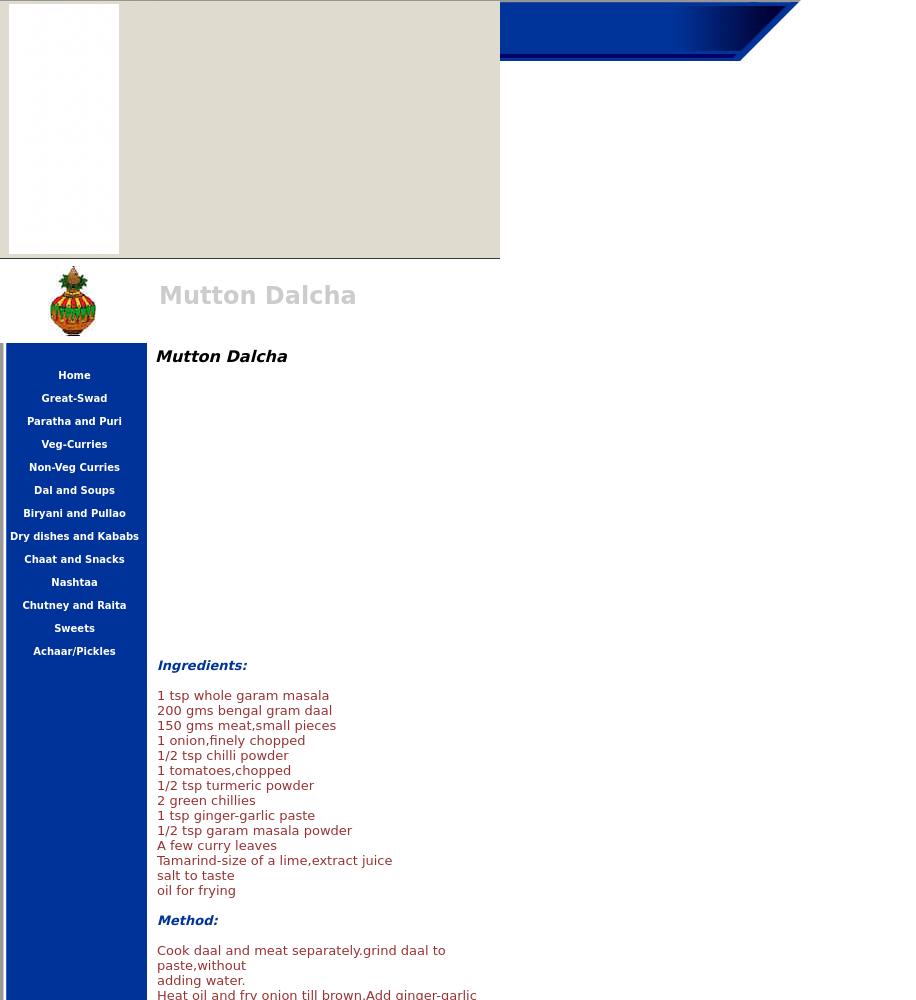  What do you see at coordinates (157, 859) in the screenshot?
I see `'Tamarind-size of a lime,extract juice'` at bounding box center [157, 859].